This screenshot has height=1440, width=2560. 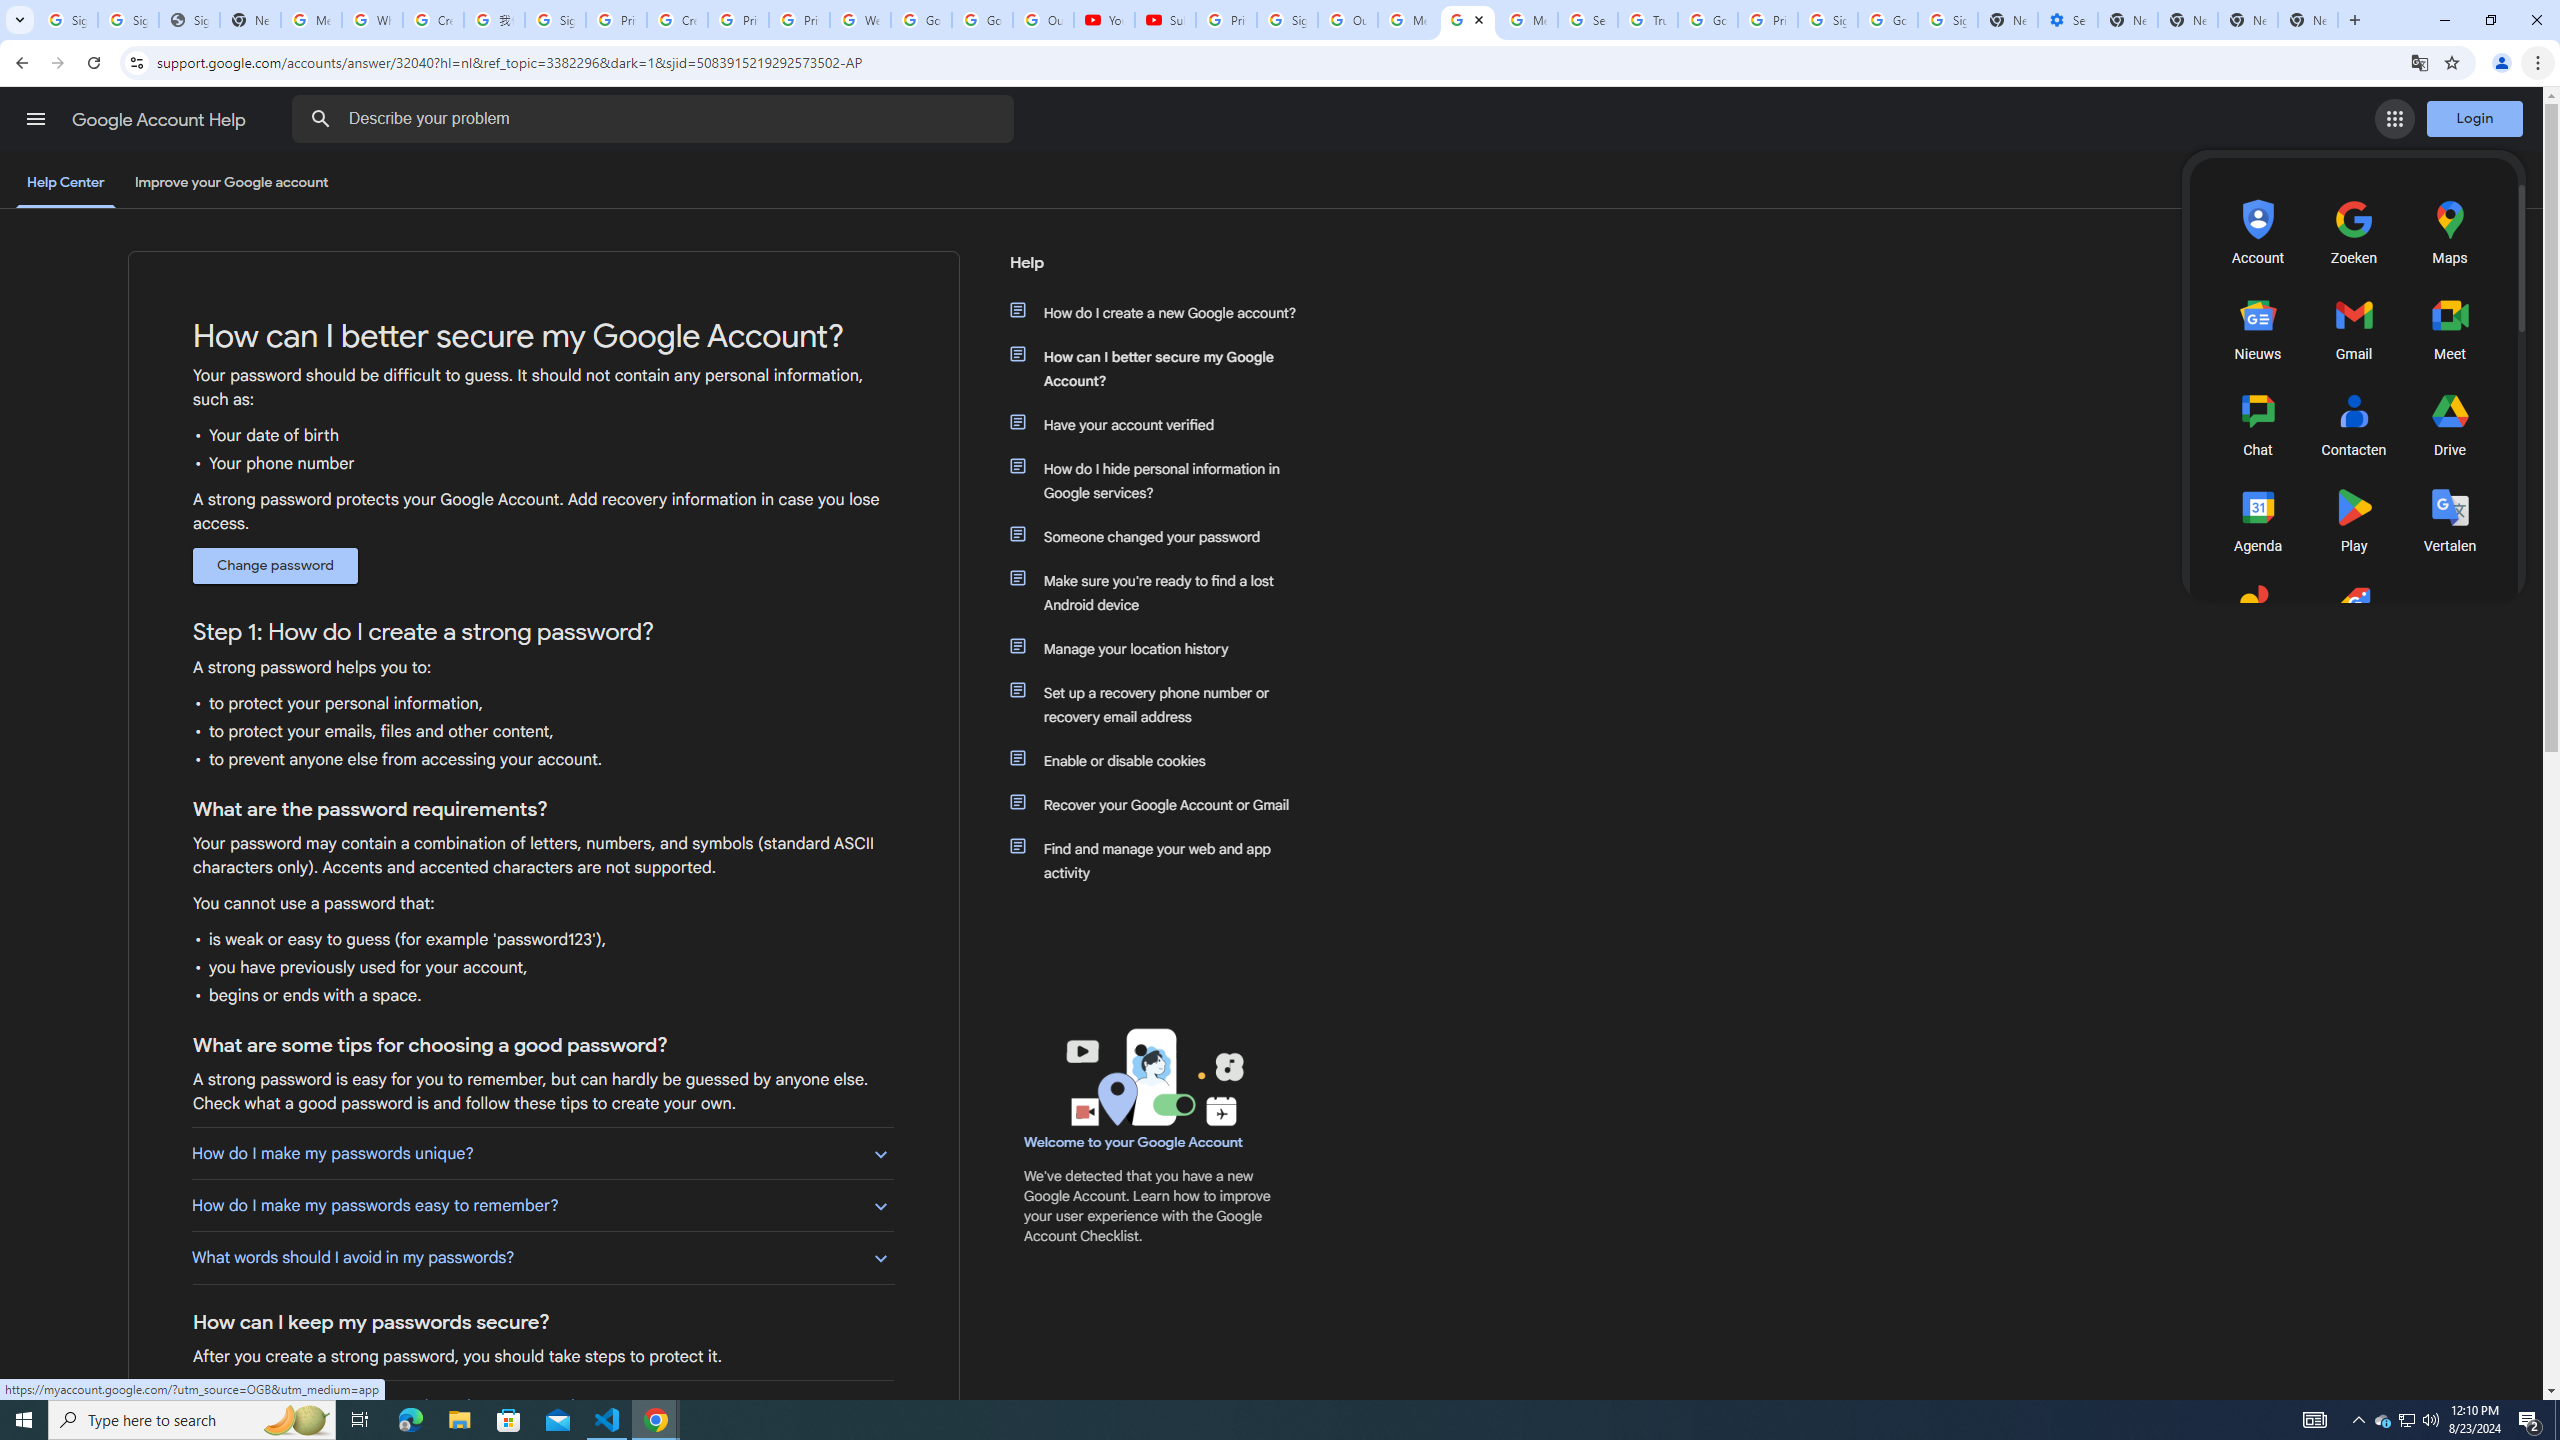 What do you see at coordinates (274, 566) in the screenshot?
I see `'Change password'` at bounding box center [274, 566].